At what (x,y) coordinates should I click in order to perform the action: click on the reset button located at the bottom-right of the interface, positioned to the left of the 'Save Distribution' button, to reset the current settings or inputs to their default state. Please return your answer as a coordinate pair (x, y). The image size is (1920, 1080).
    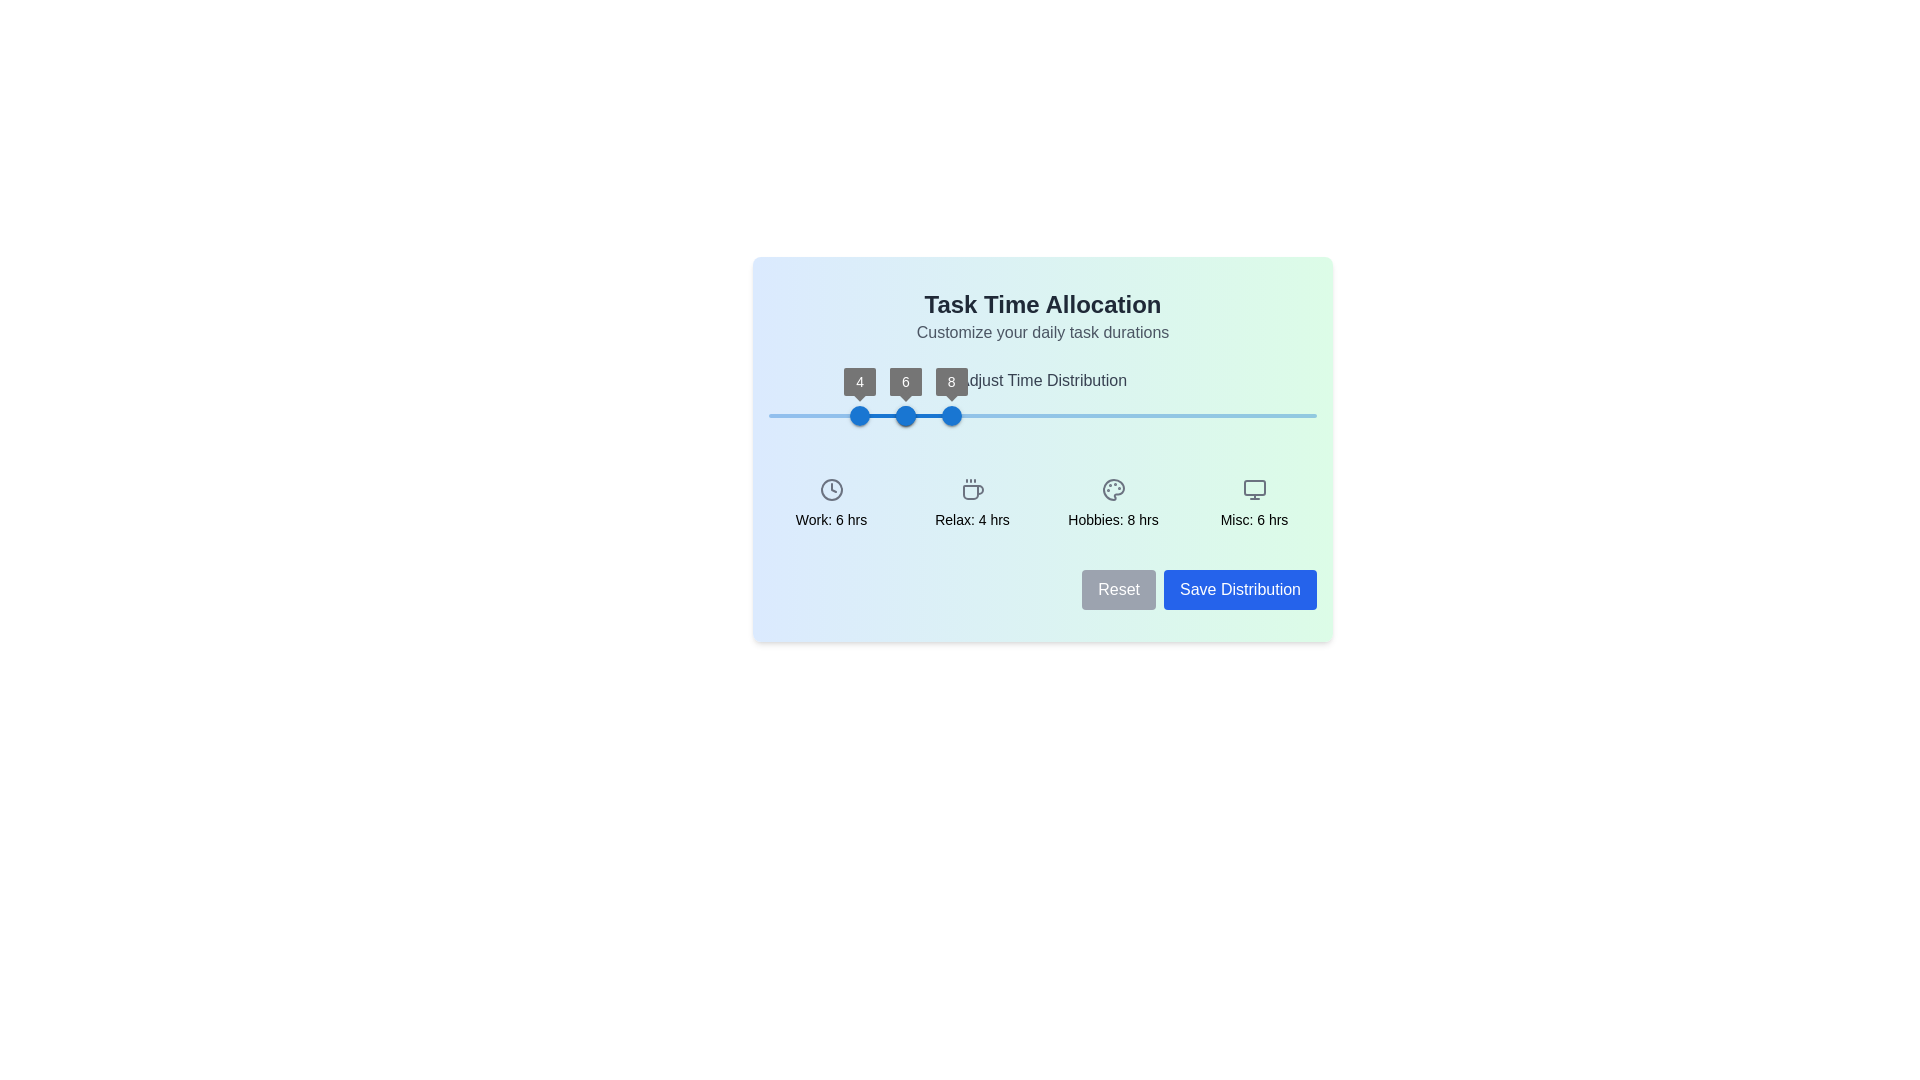
    Looking at the image, I should click on (1118, 589).